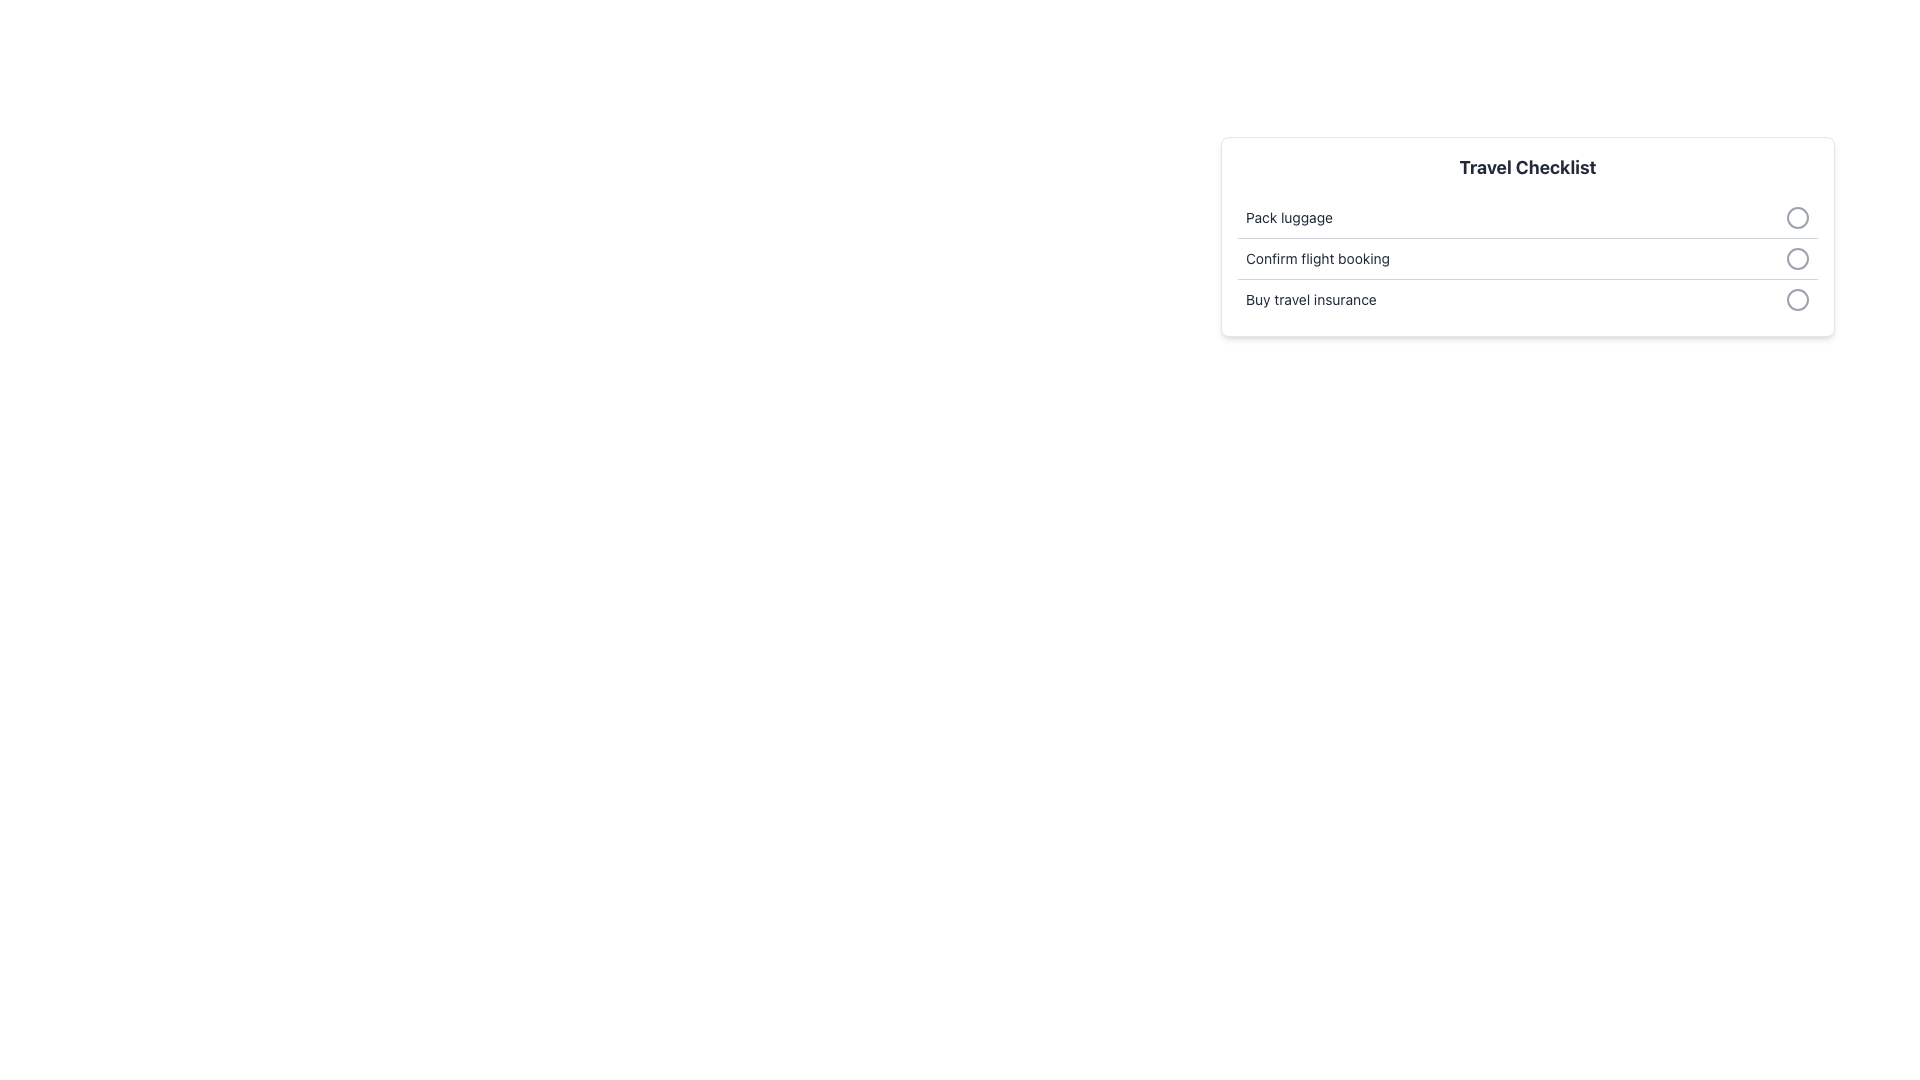 The width and height of the screenshot is (1920, 1080). Describe the element at coordinates (1311, 300) in the screenshot. I see `the informational text label located on the left side of the third row in the 'Travel Checklist' section of the checklist interface` at that location.